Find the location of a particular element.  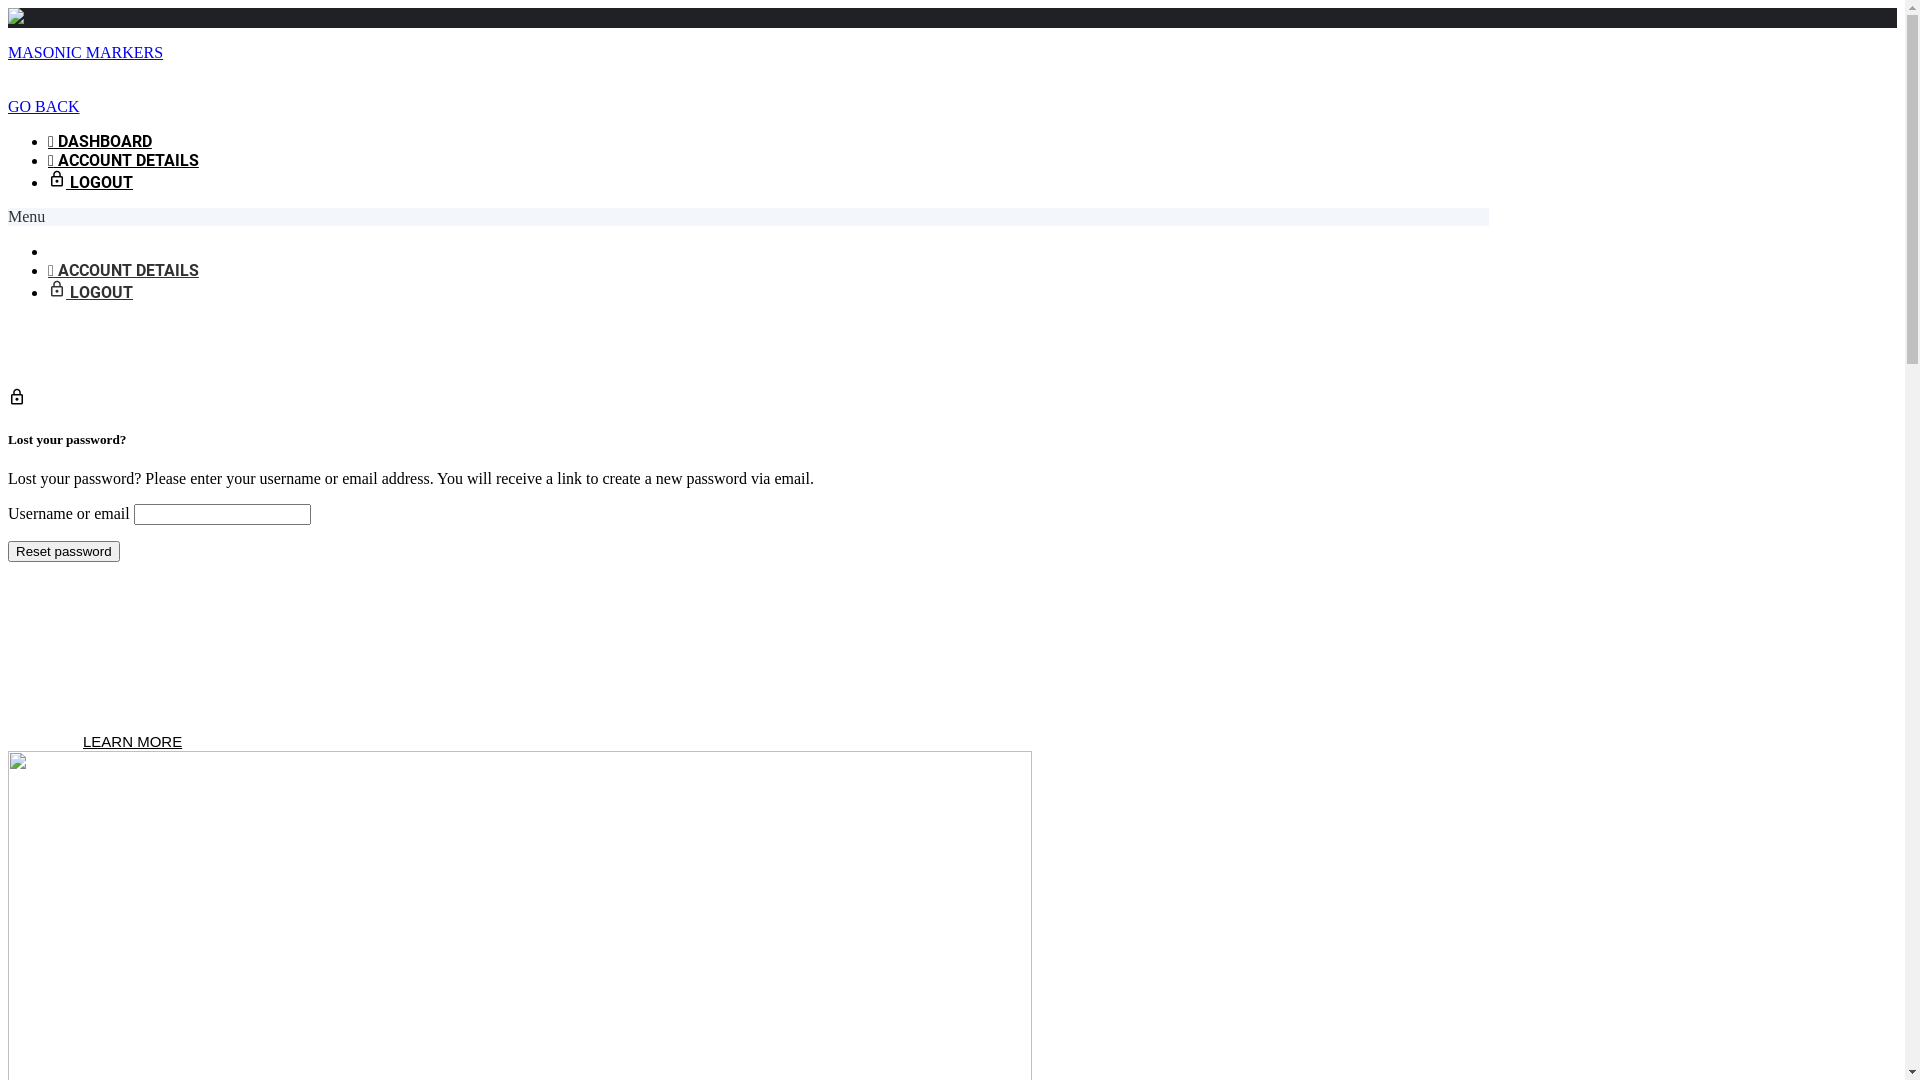

'GO BACK' is located at coordinates (43, 106).